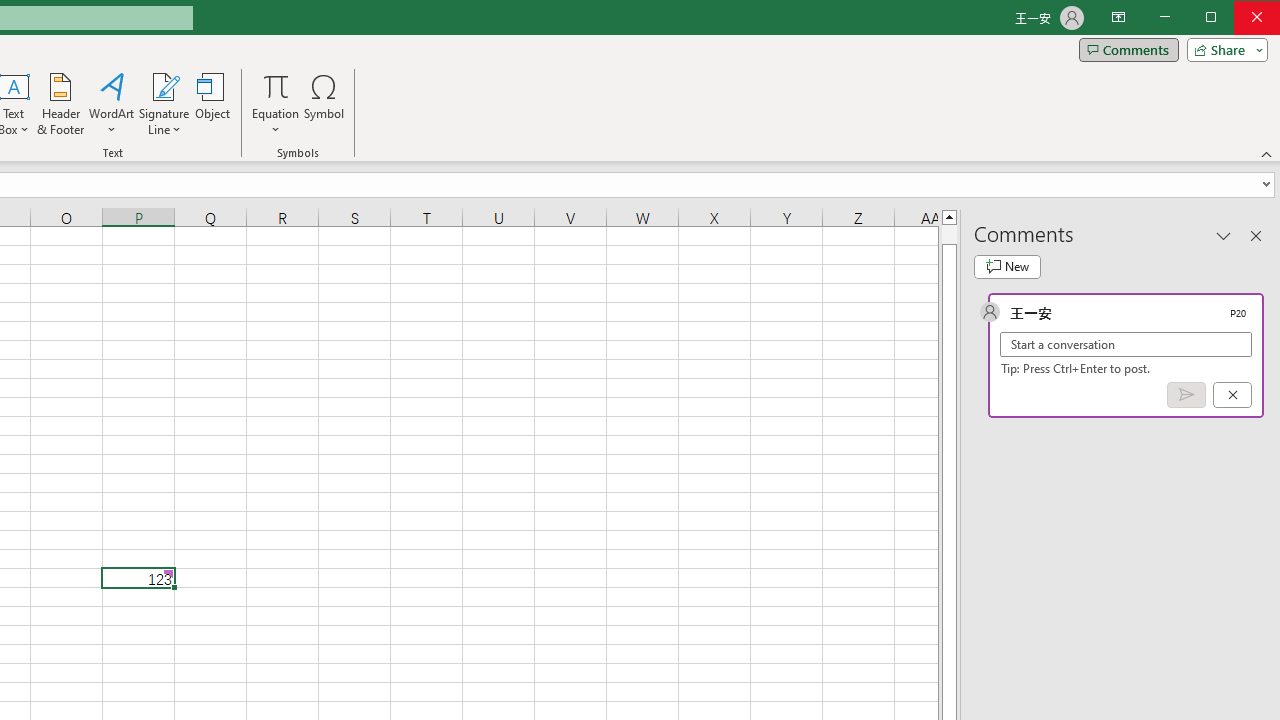  What do you see at coordinates (213, 104) in the screenshot?
I see `'Object...'` at bounding box center [213, 104].